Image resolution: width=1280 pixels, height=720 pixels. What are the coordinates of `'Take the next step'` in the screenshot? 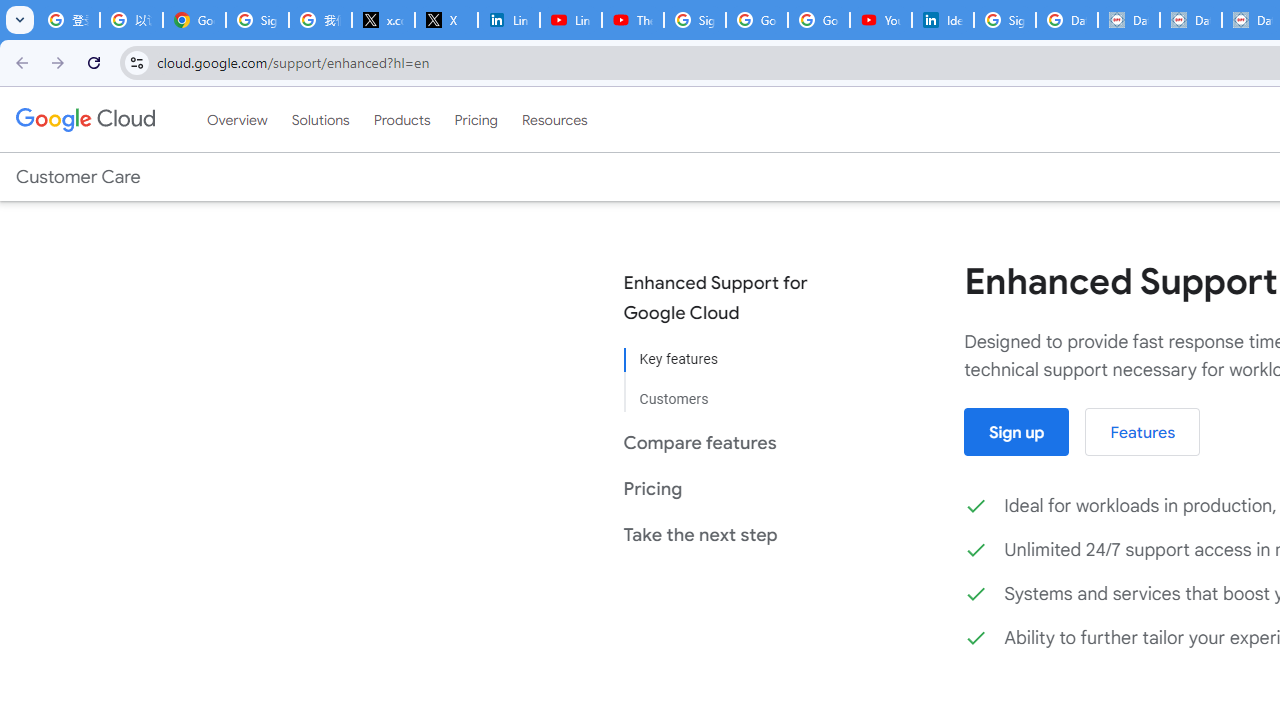 It's located at (729, 533).